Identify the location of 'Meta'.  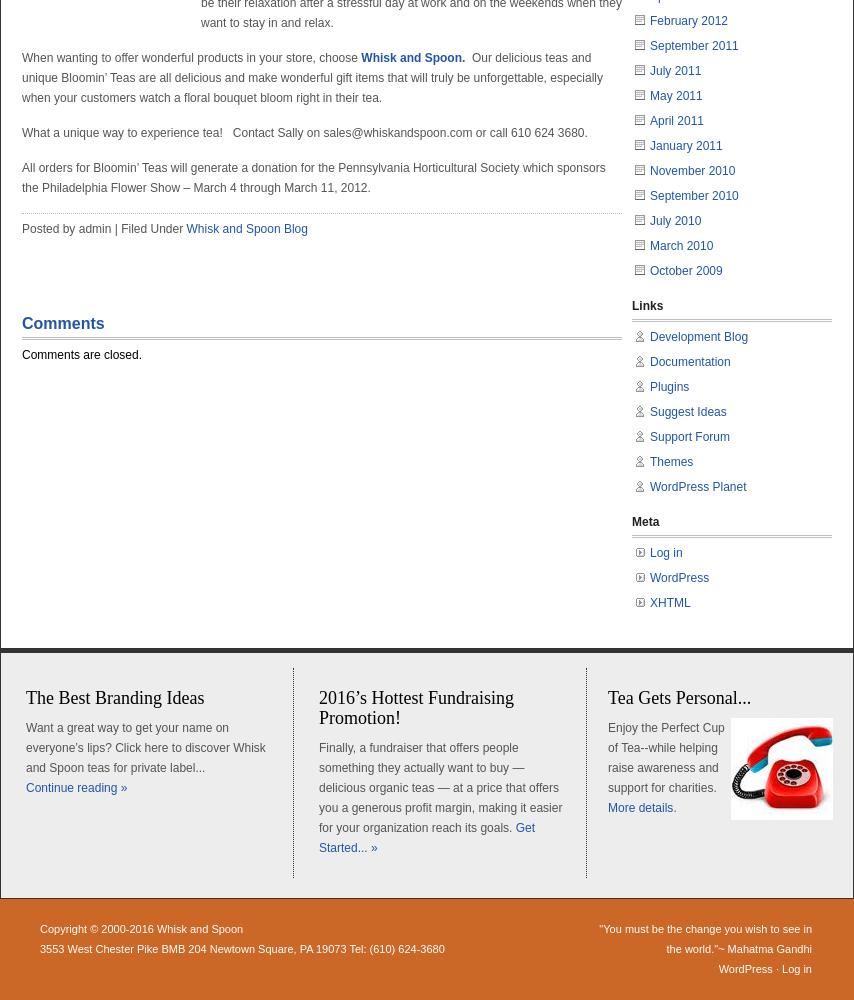
(630, 522).